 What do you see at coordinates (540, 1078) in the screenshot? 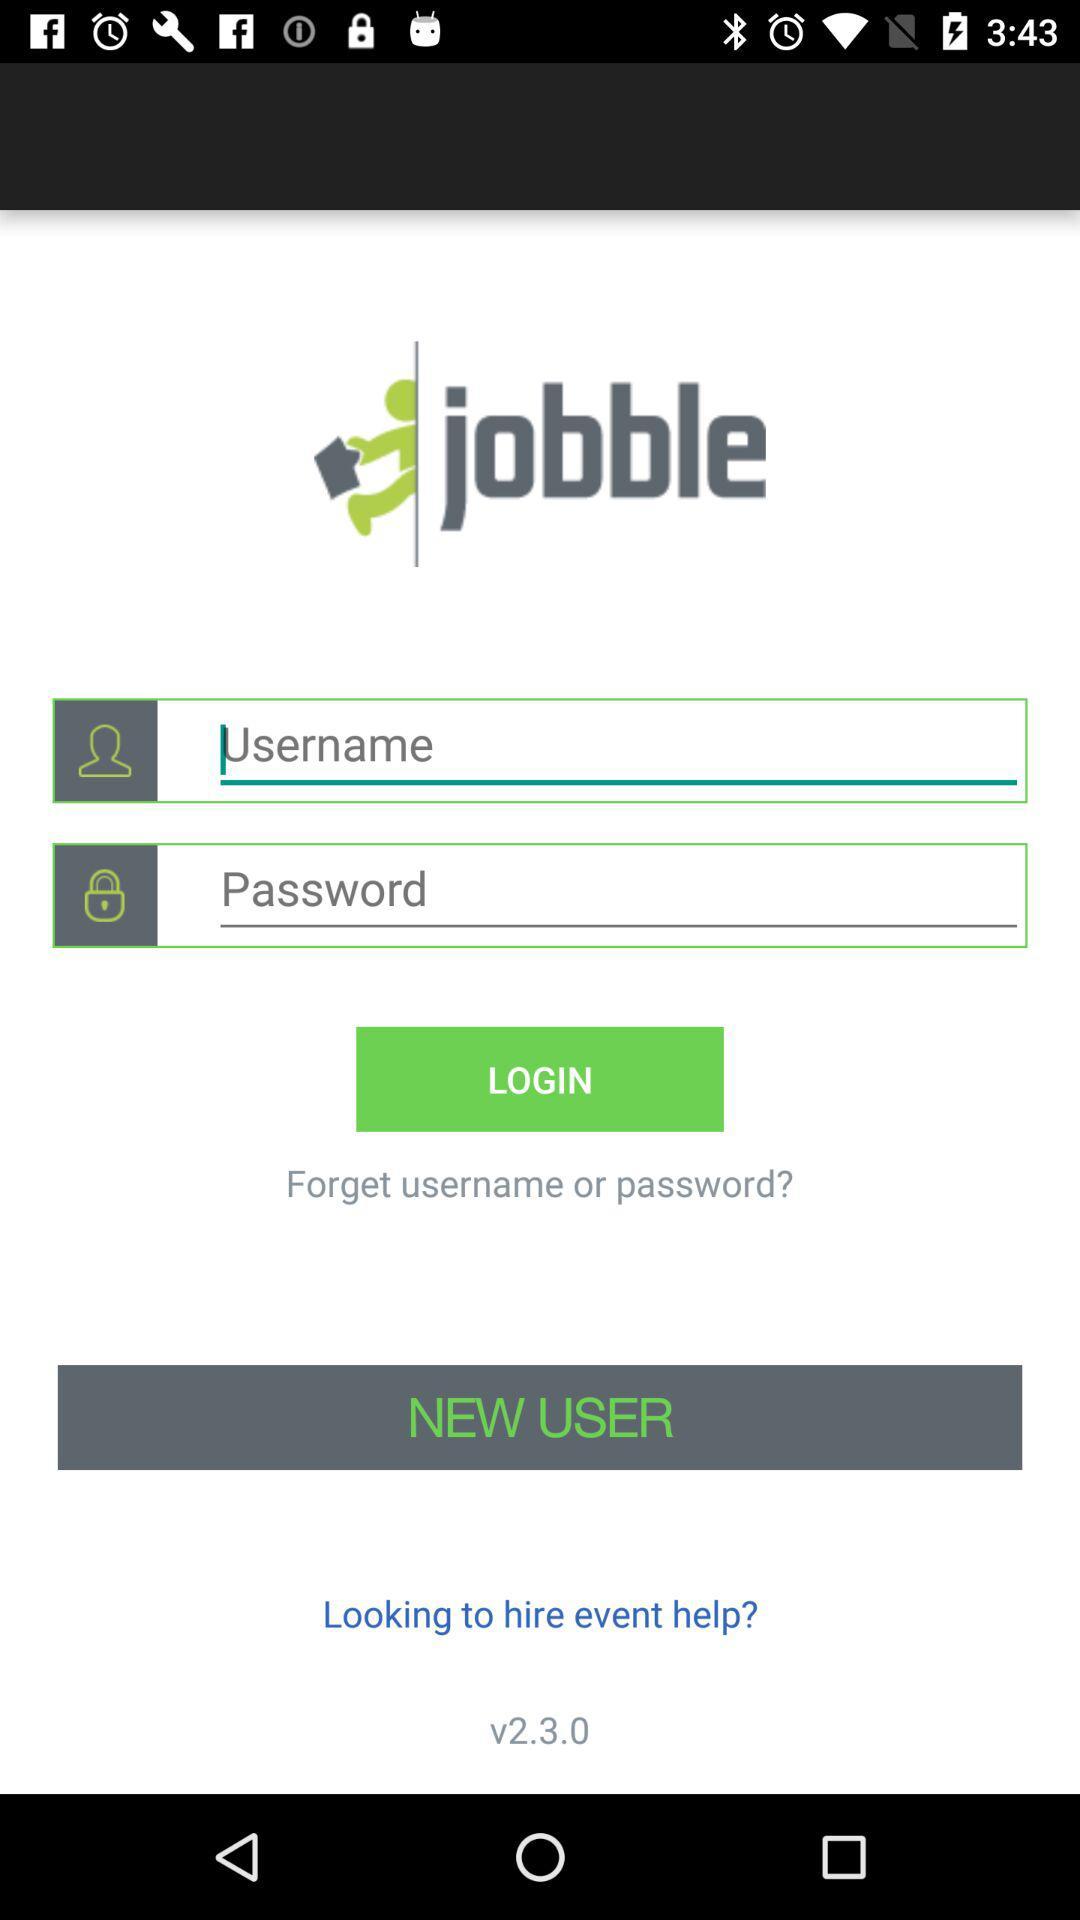
I see `the icon above forget username or item` at bounding box center [540, 1078].